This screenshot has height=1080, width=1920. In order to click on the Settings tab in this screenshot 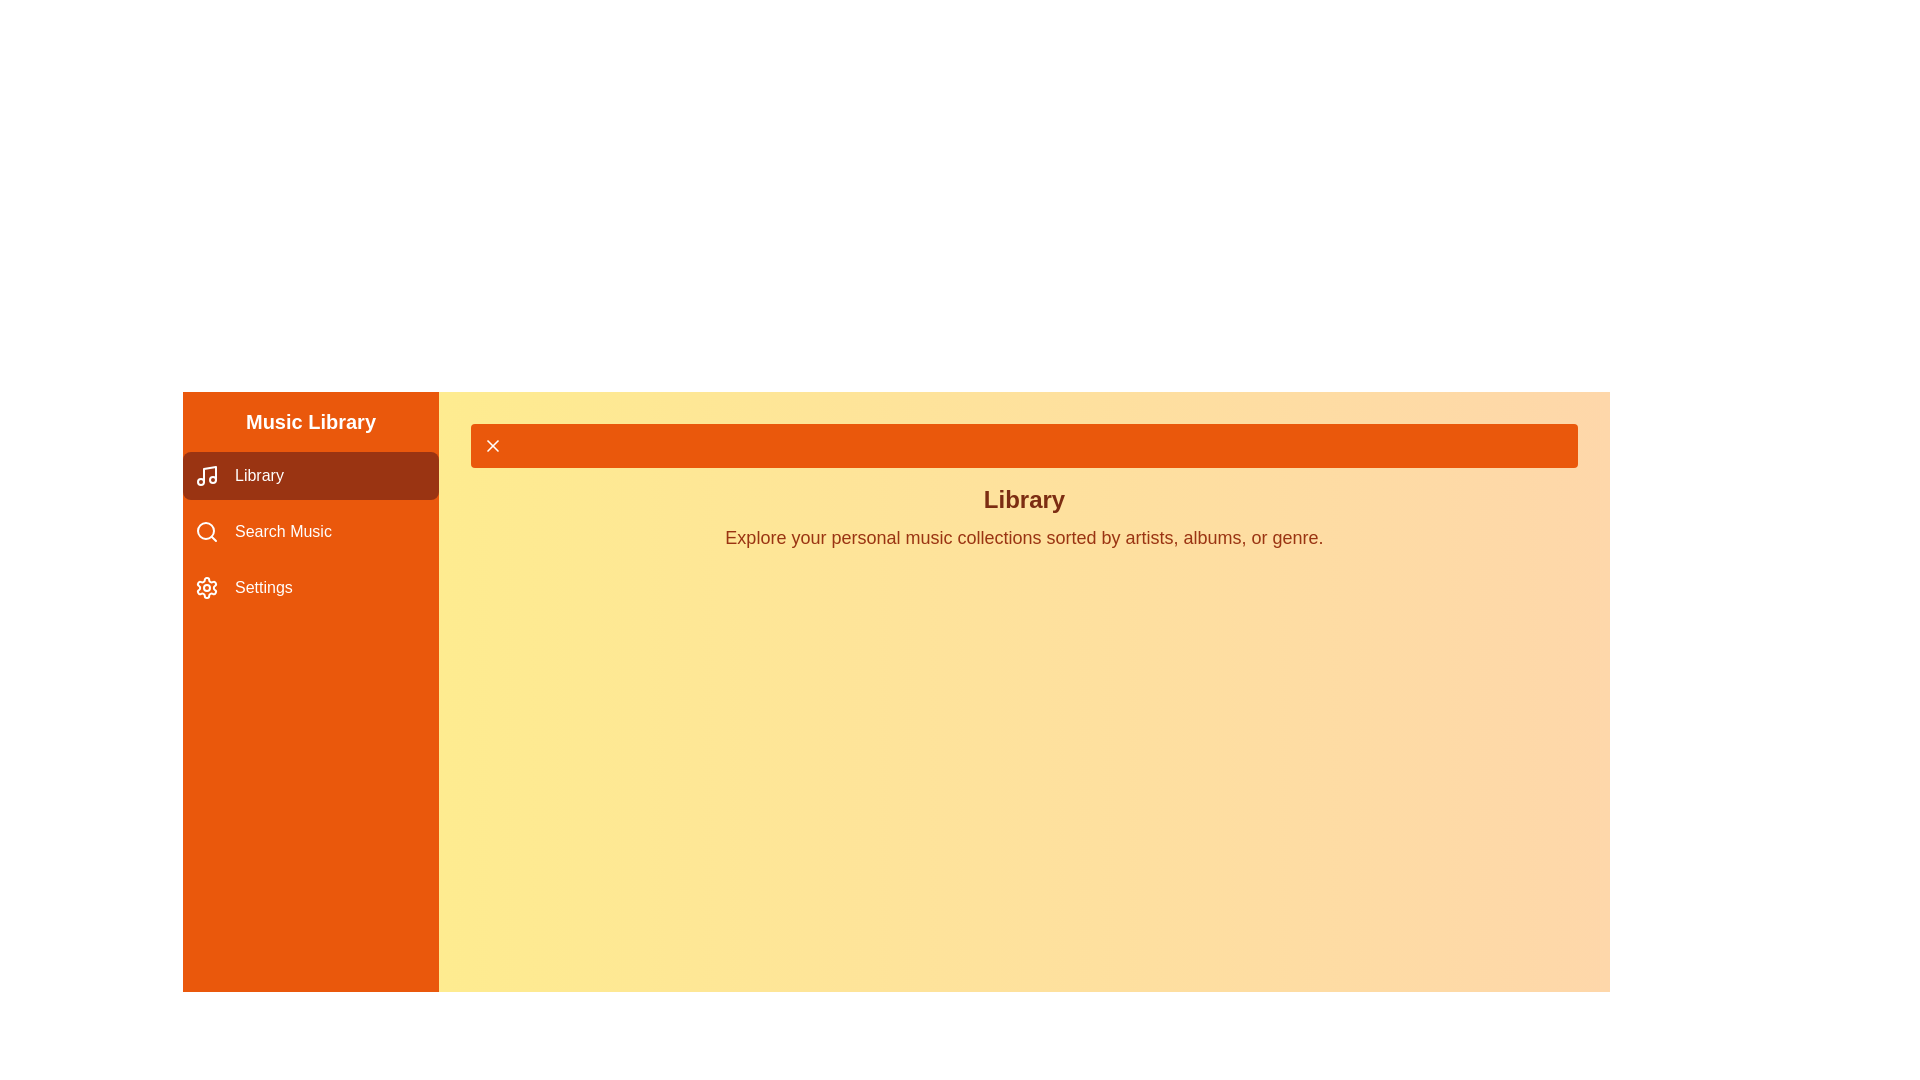, I will do `click(310, 586)`.